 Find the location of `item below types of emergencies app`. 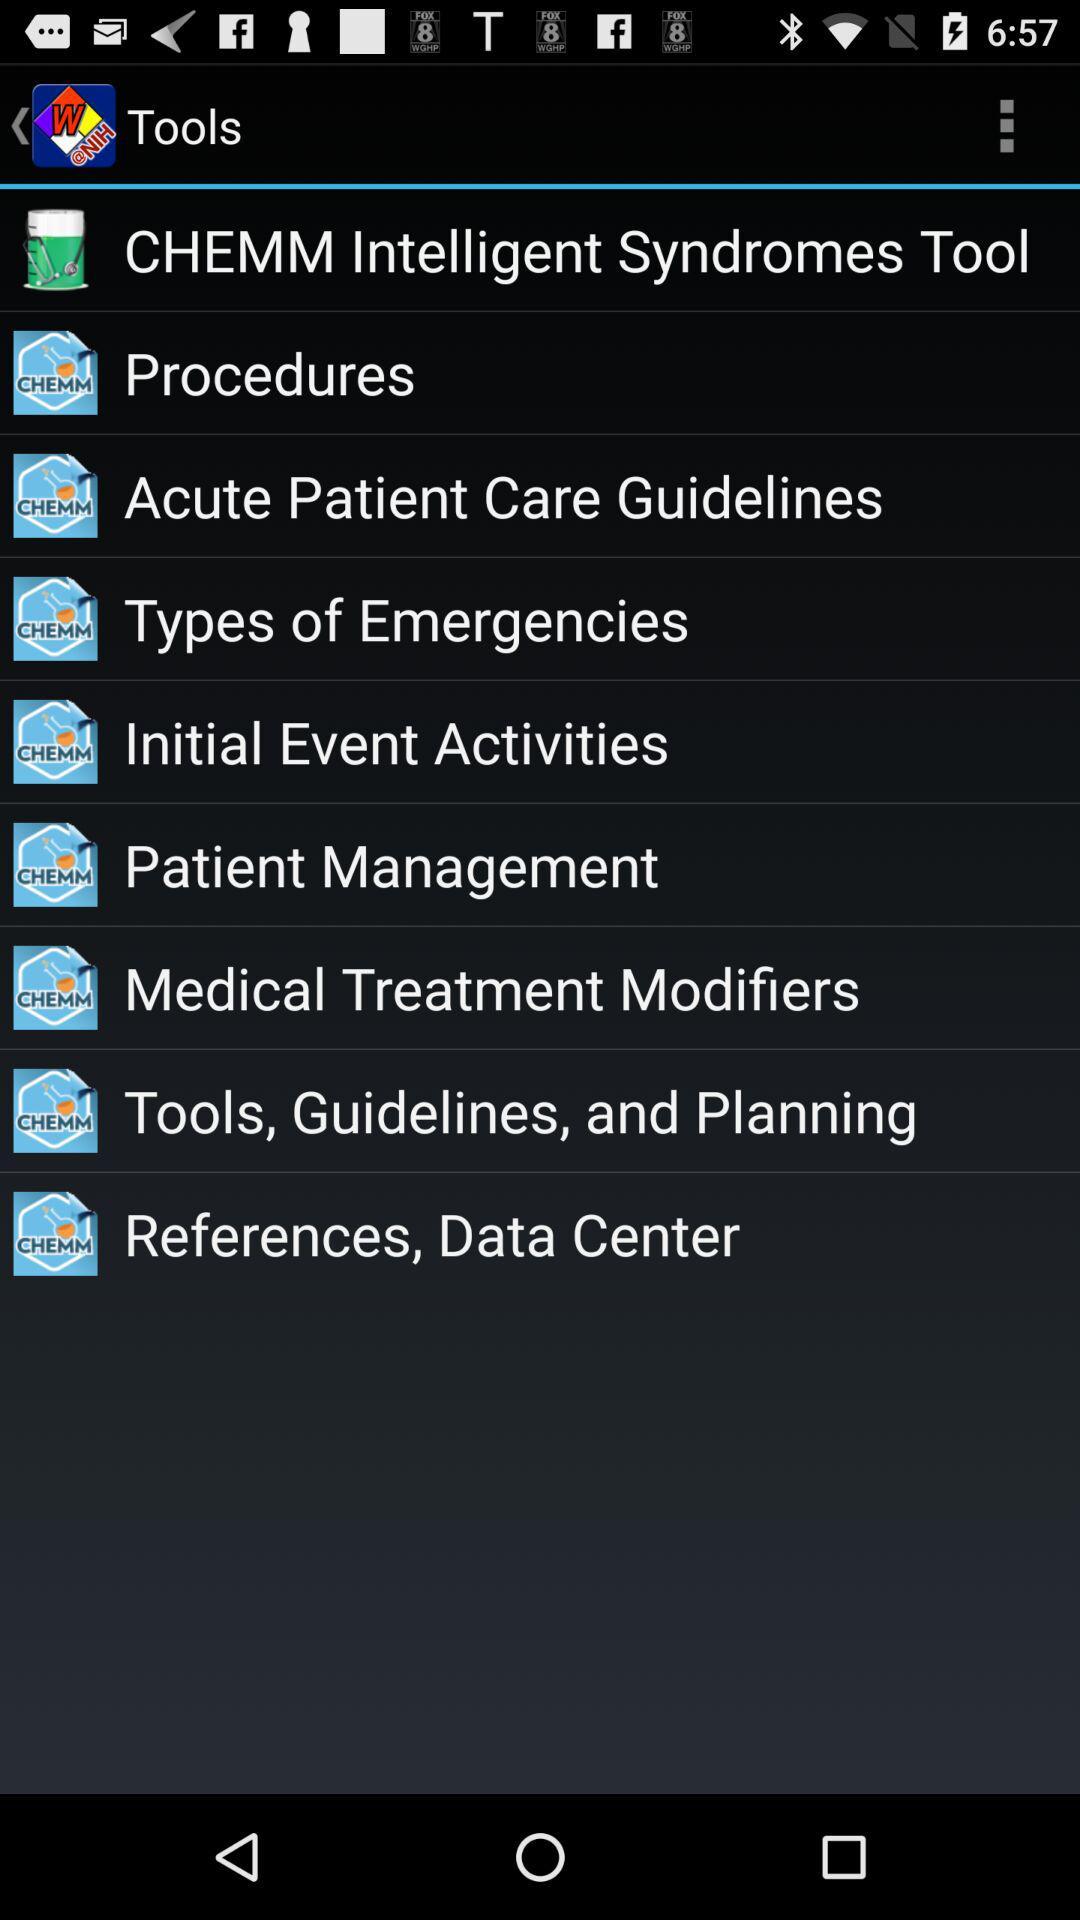

item below types of emergencies app is located at coordinates (600, 740).